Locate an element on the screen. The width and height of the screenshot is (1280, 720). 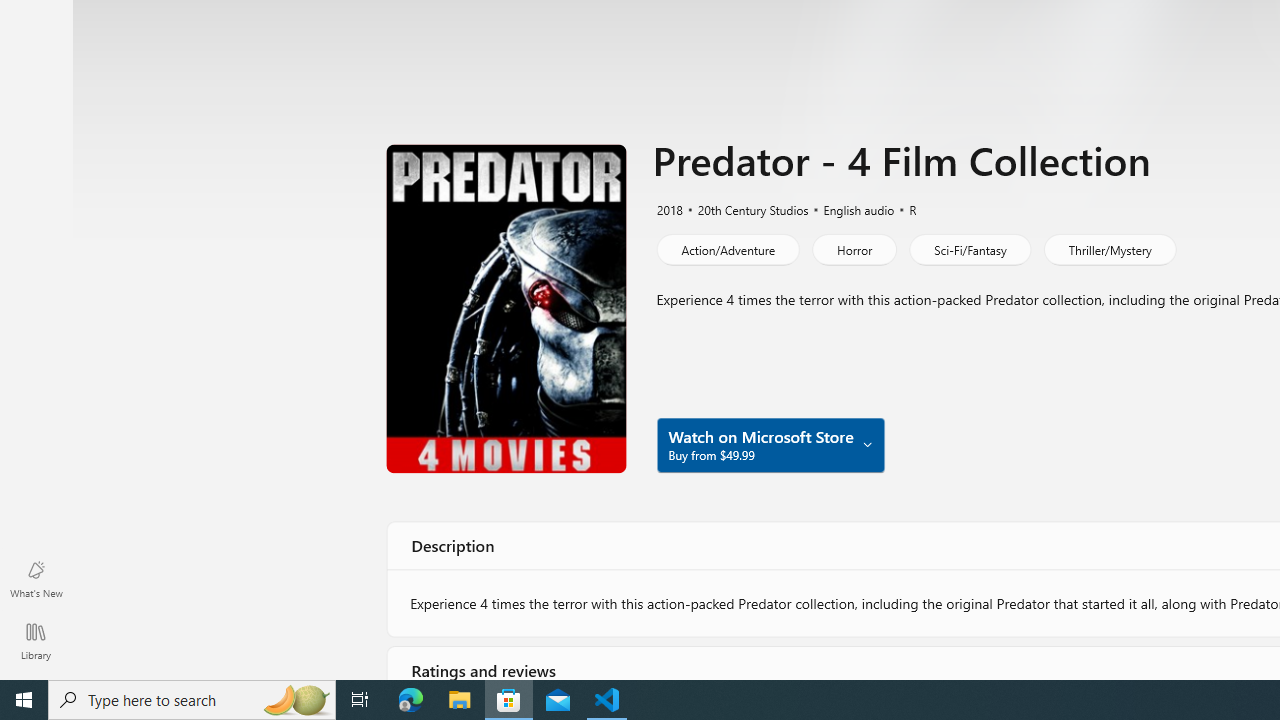
'Action/Adventure' is located at coordinates (726, 248).